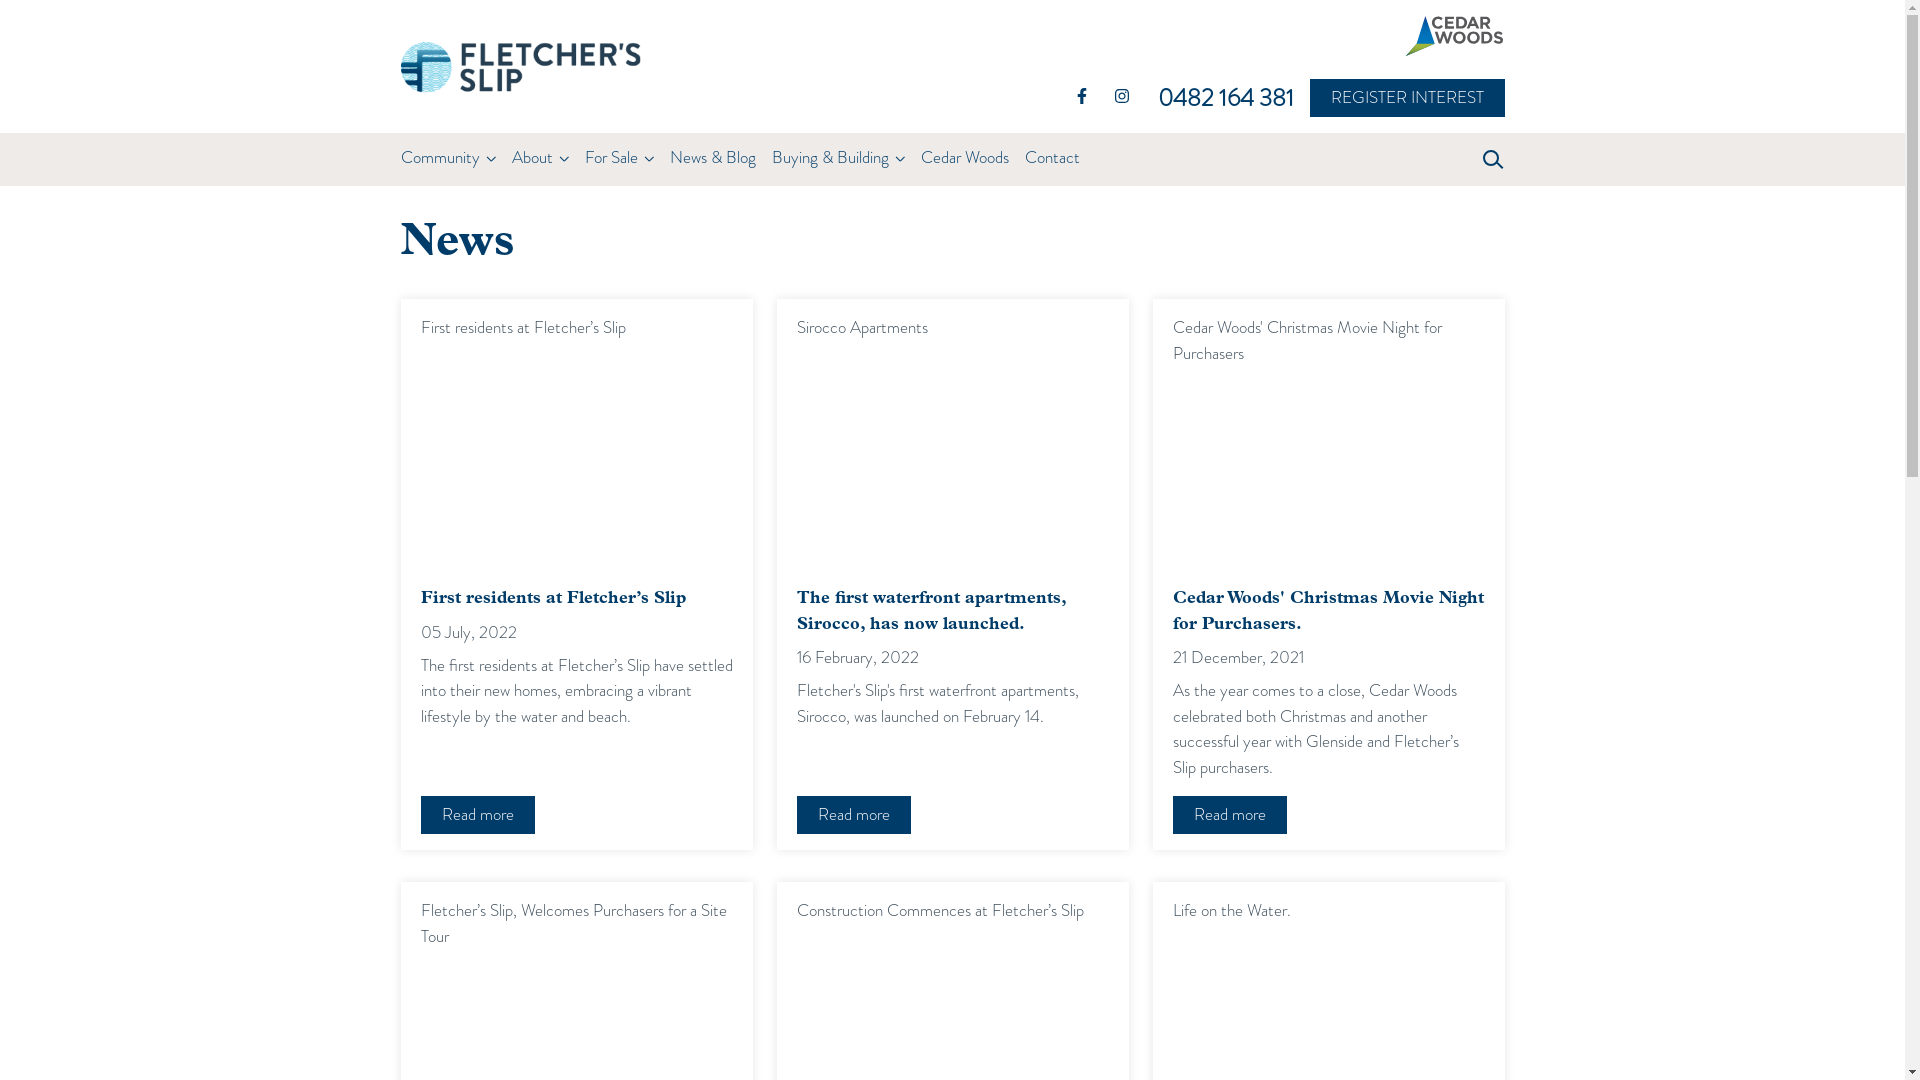 This screenshot has height=1080, width=1920. What do you see at coordinates (720, 157) in the screenshot?
I see `'News & Blog'` at bounding box center [720, 157].